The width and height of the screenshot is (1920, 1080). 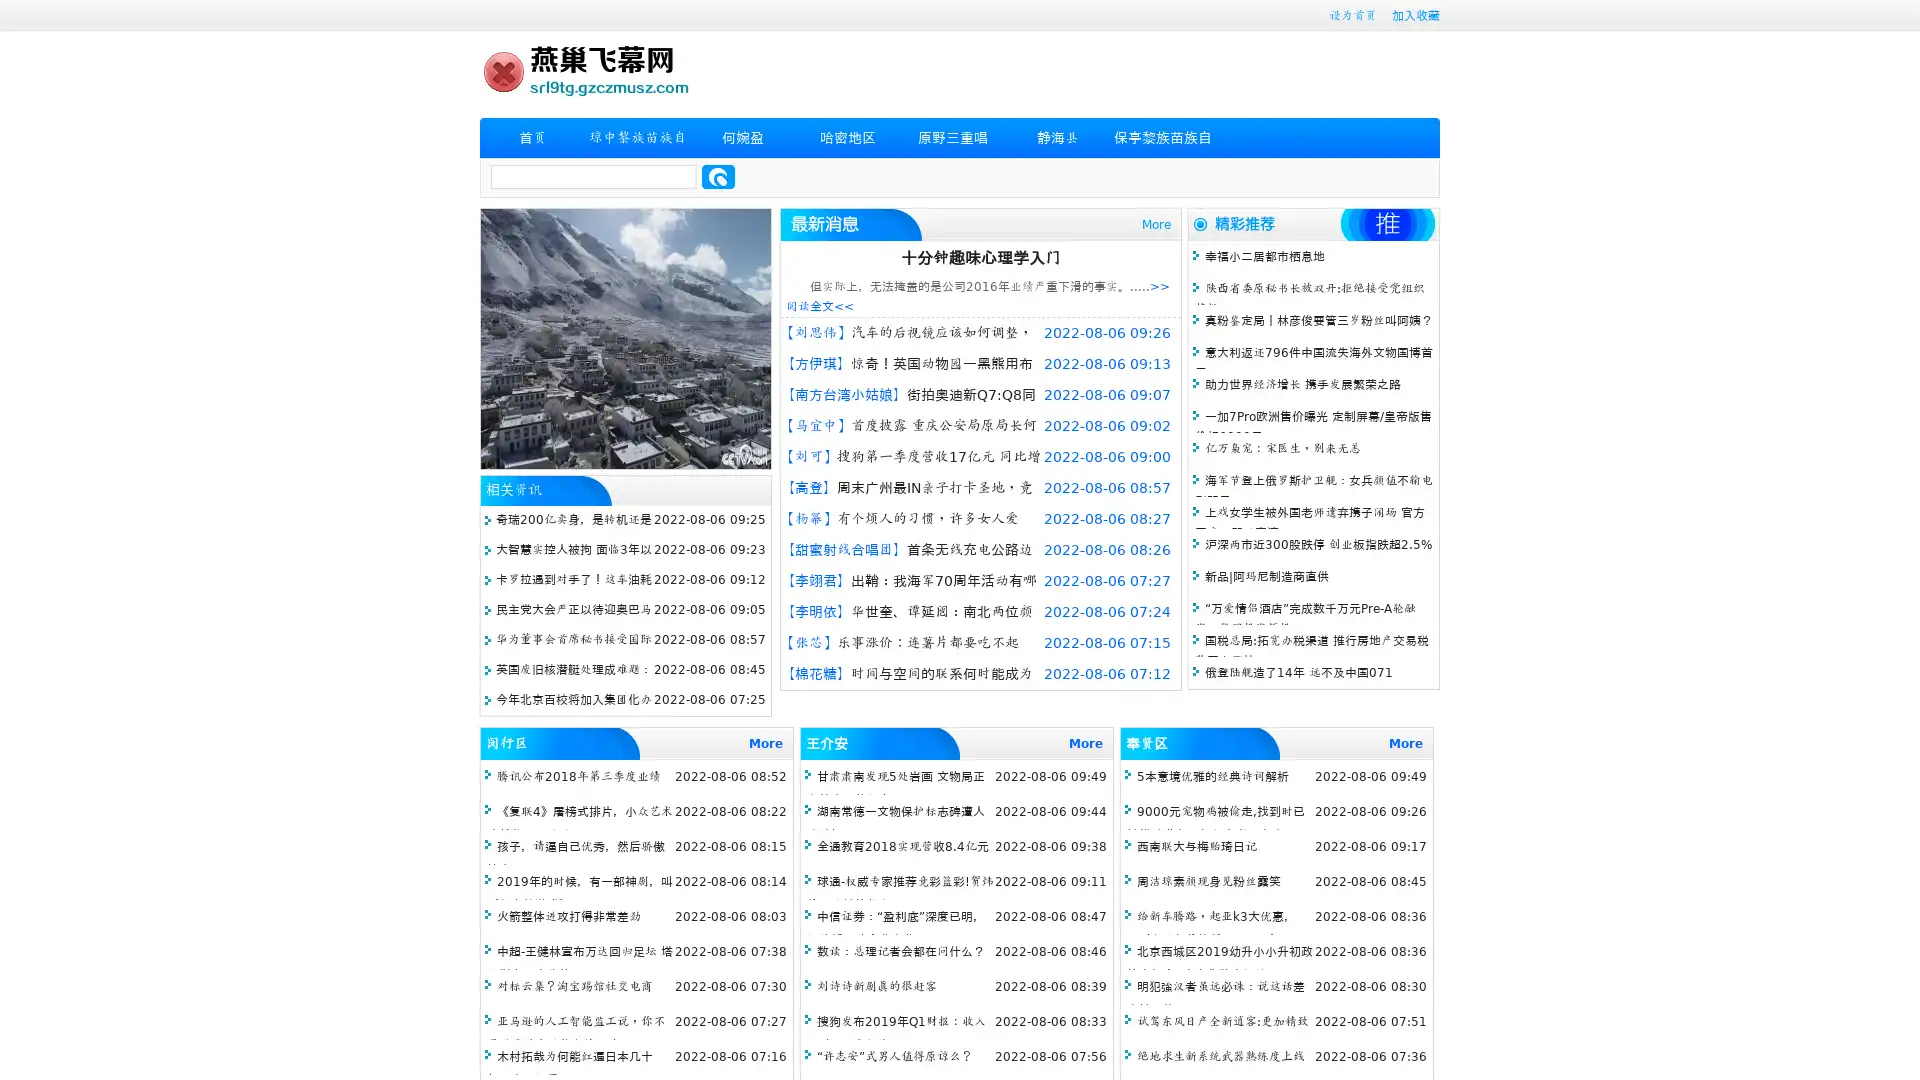 I want to click on Search, so click(x=718, y=176).